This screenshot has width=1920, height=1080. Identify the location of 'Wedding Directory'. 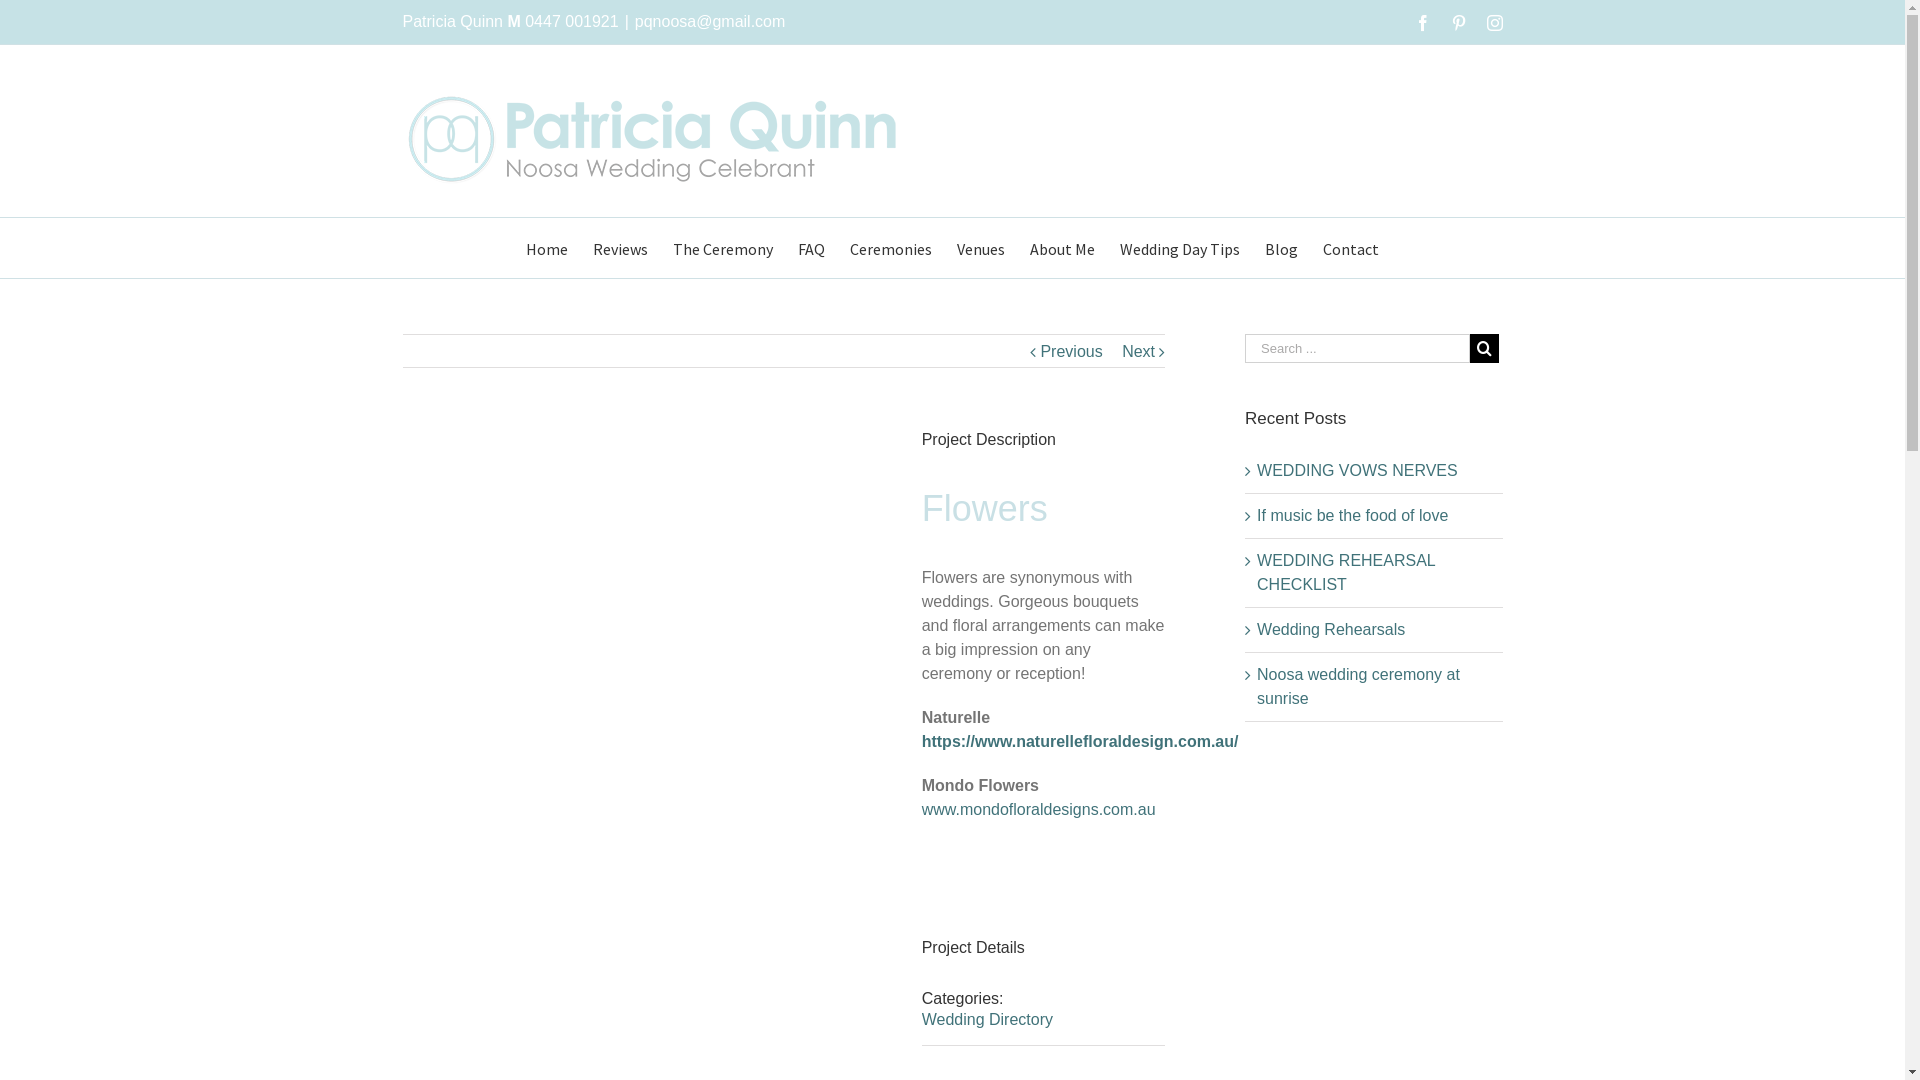
(920, 1019).